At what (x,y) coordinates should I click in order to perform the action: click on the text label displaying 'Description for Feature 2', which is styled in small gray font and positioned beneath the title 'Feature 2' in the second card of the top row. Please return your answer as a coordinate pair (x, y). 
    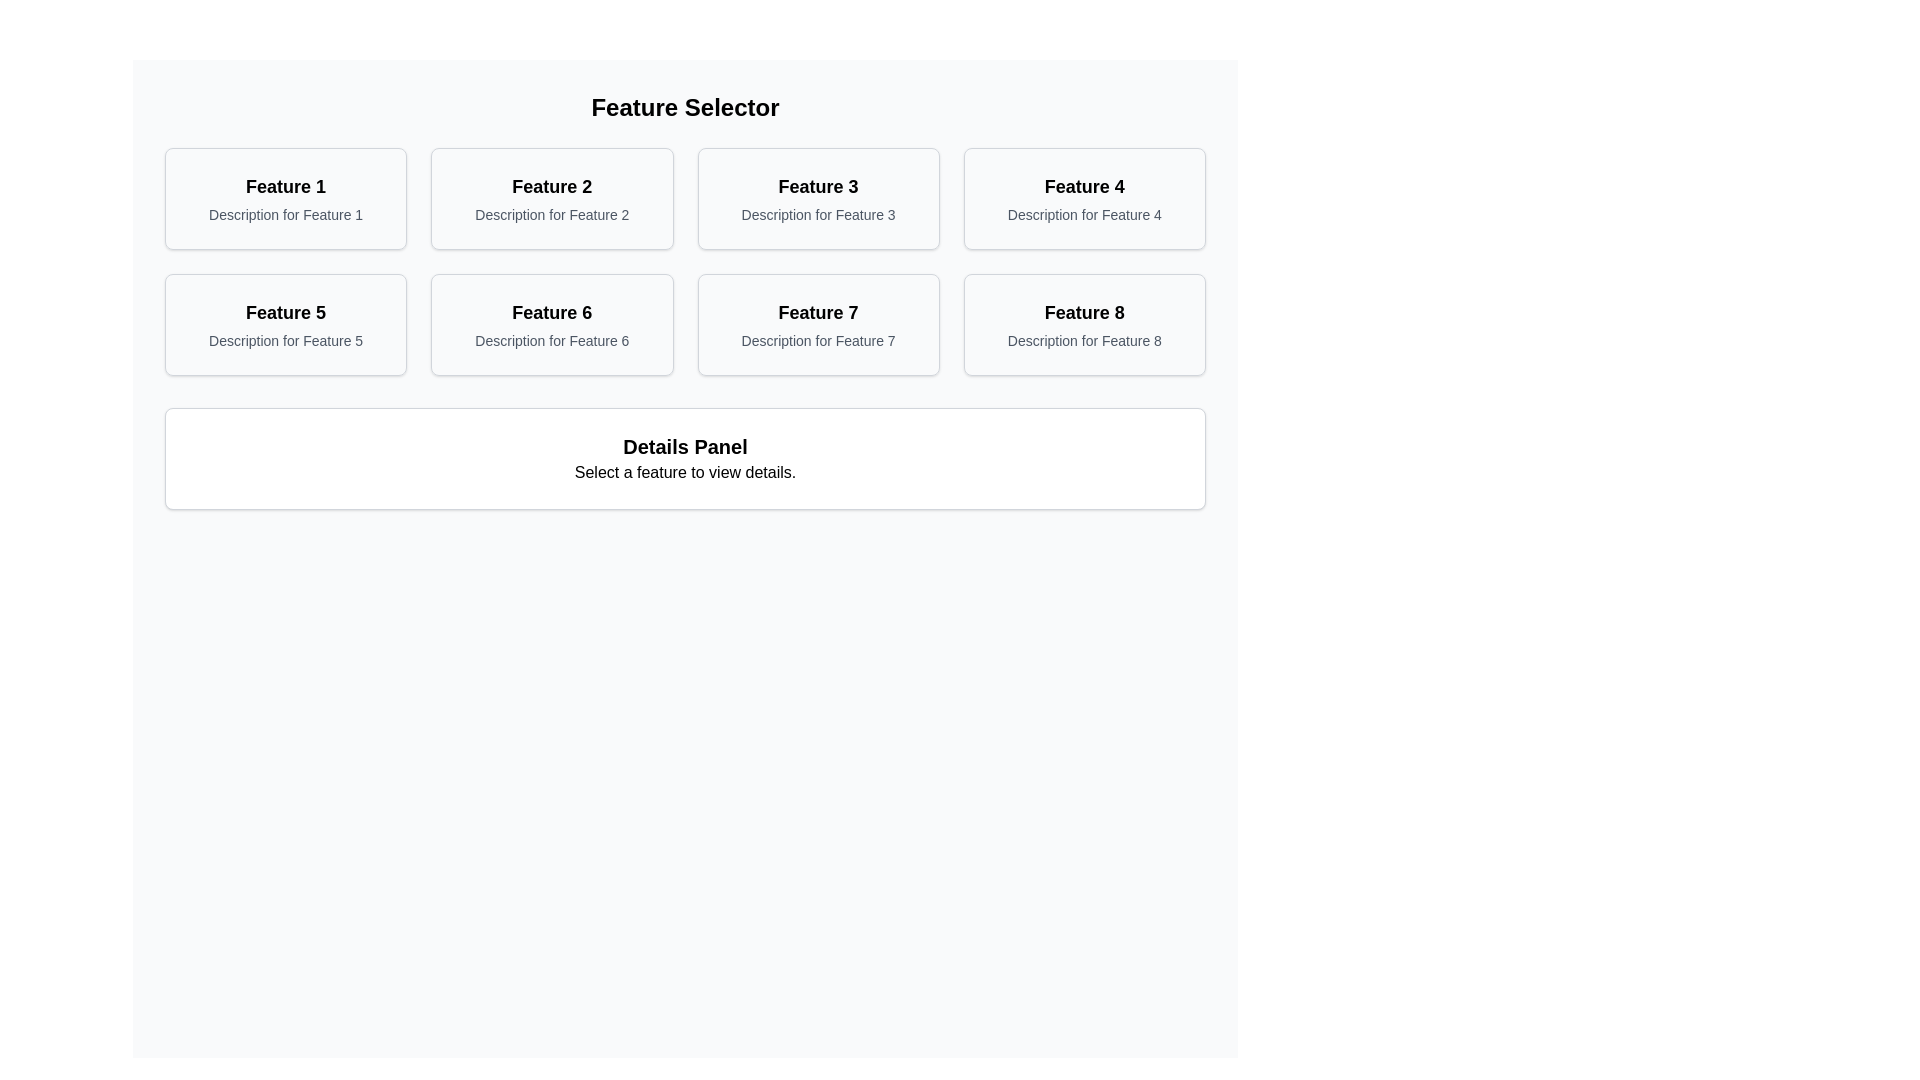
    Looking at the image, I should click on (552, 215).